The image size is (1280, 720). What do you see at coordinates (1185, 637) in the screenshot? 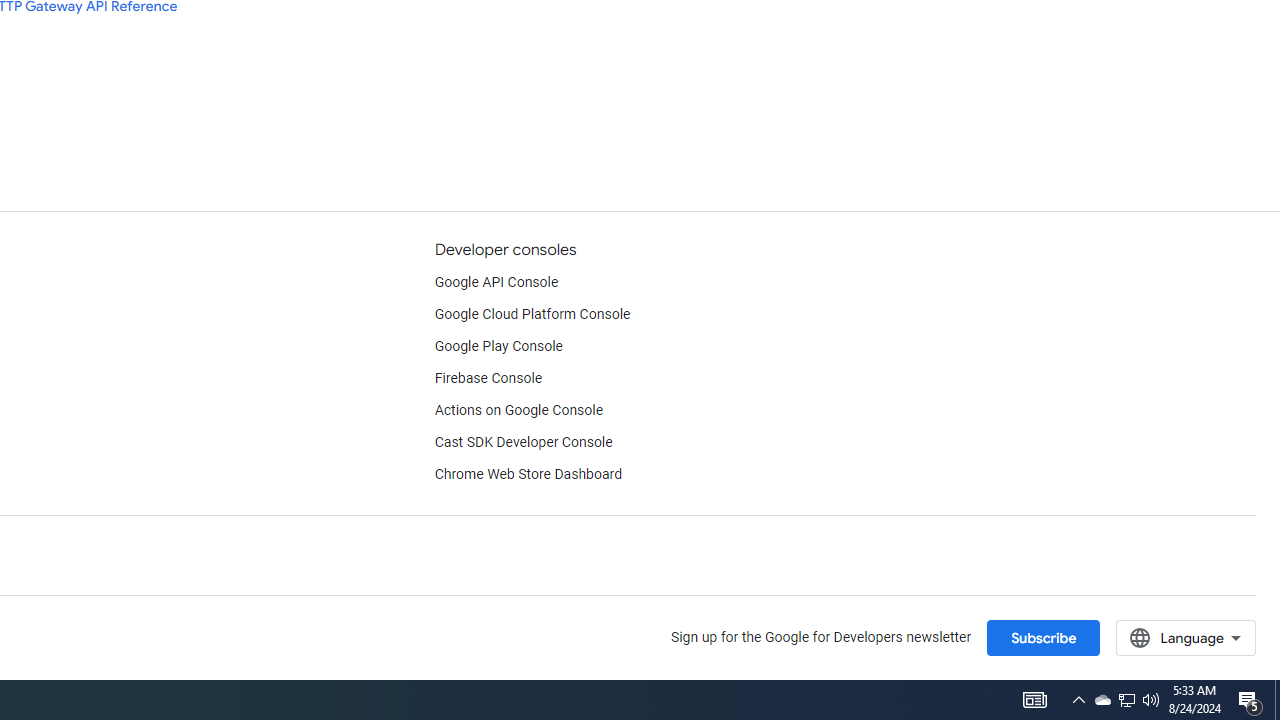
I see `'Language'` at bounding box center [1185, 637].